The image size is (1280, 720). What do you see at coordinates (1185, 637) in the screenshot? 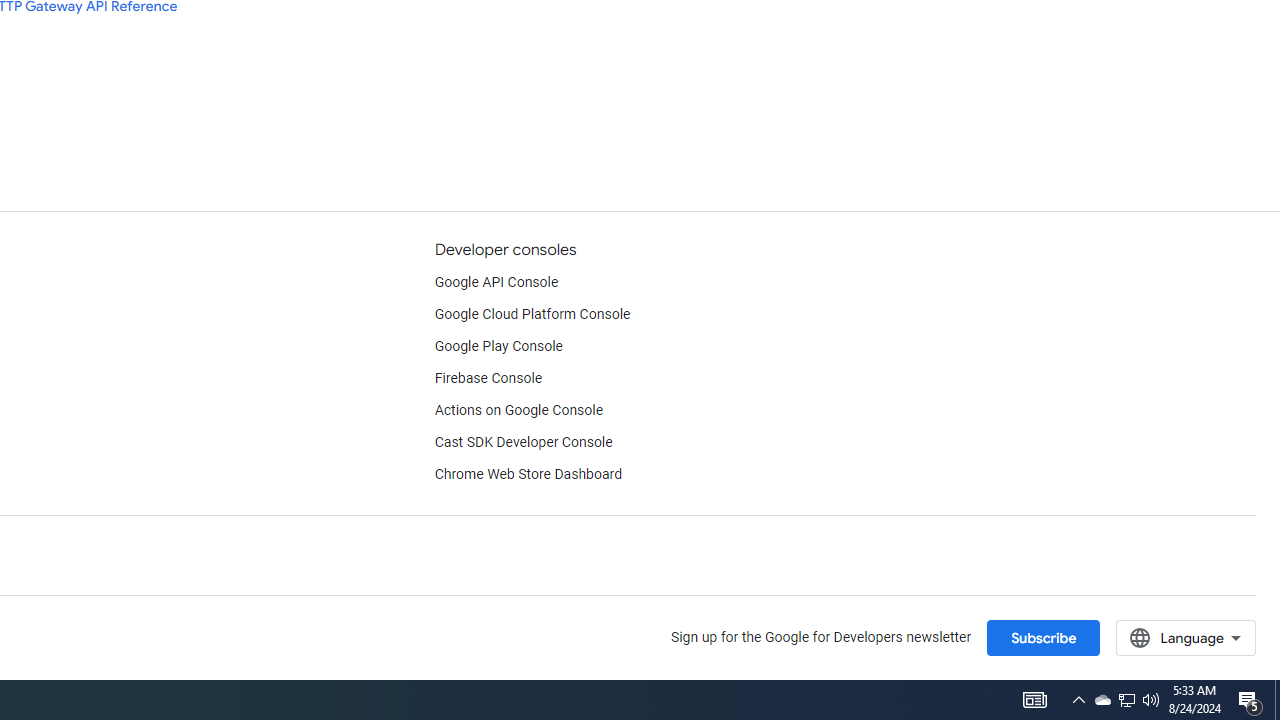
I see `'Language'` at bounding box center [1185, 637].